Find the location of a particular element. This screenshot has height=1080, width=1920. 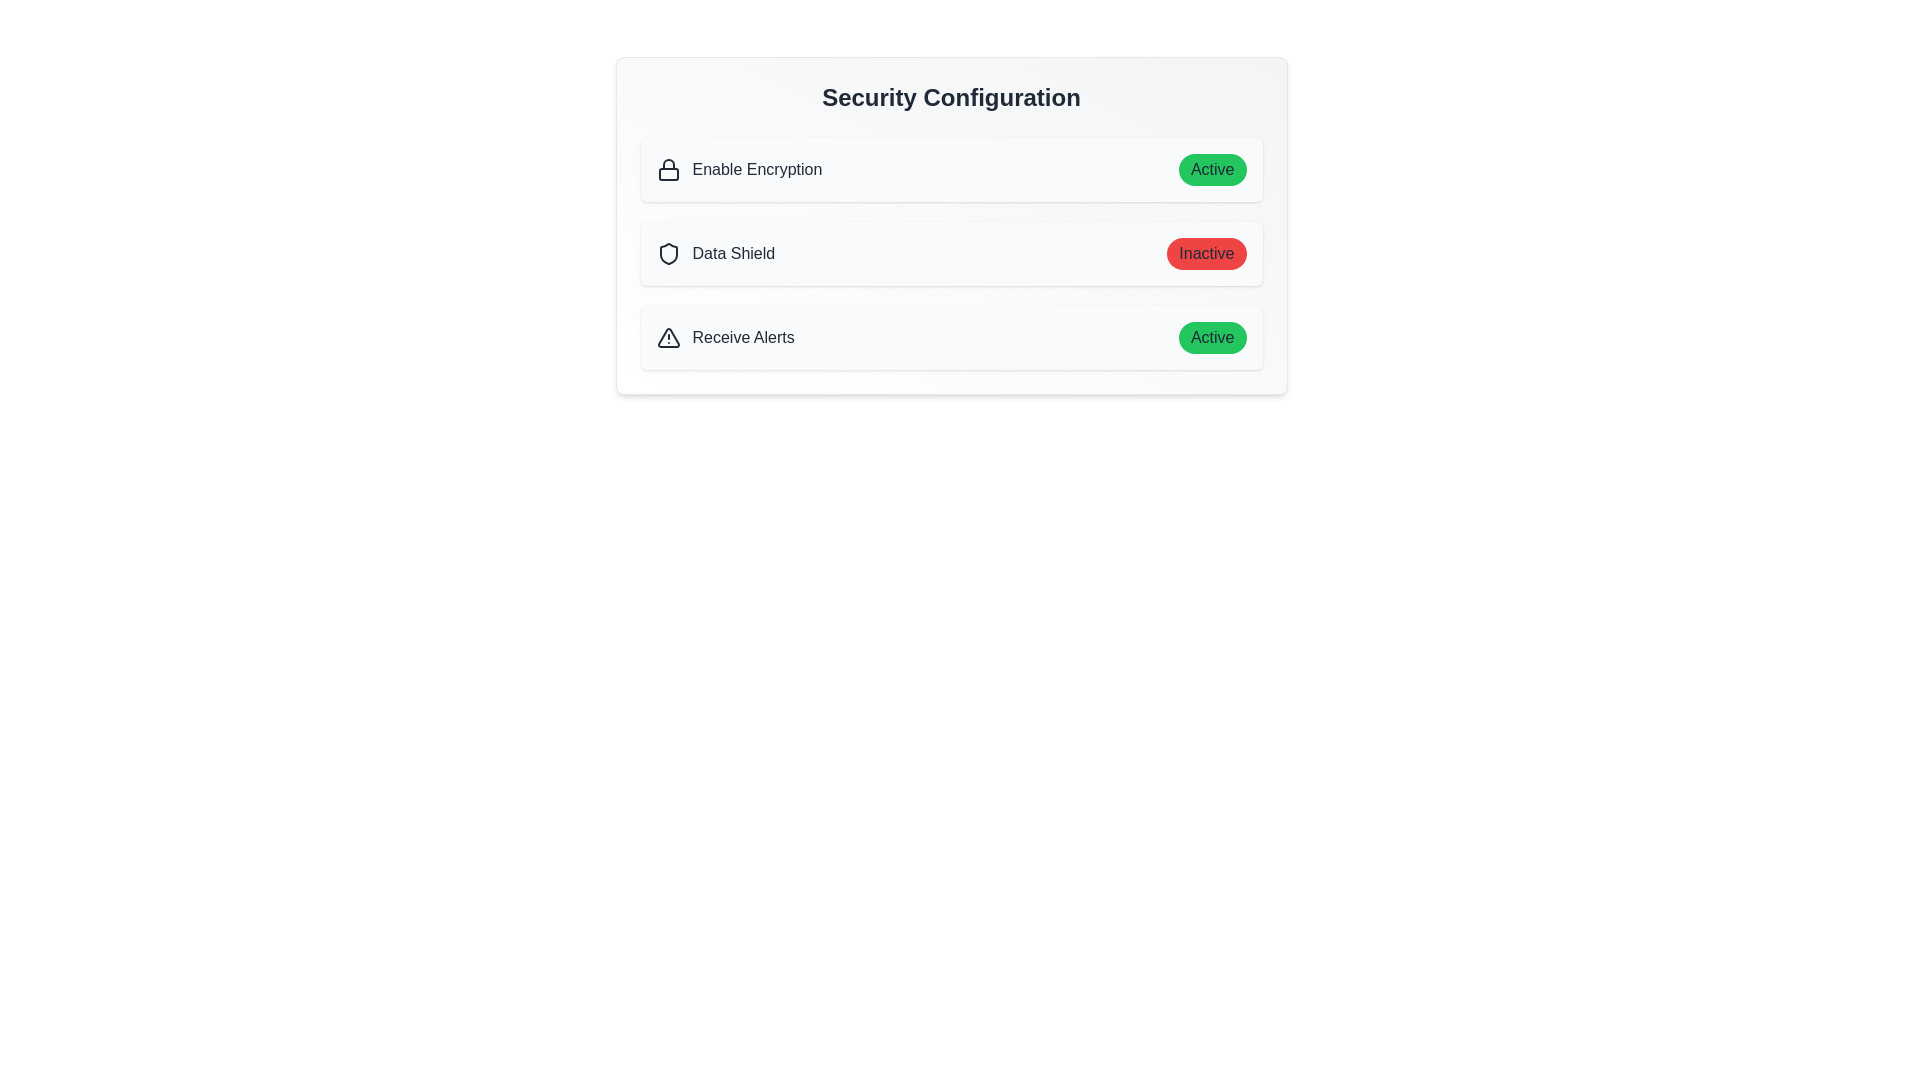

the 'Receive Alerts' label with the alert icon in the 'Security Configuration' section, which is the third item in a vertically stacked list is located at coordinates (724, 337).